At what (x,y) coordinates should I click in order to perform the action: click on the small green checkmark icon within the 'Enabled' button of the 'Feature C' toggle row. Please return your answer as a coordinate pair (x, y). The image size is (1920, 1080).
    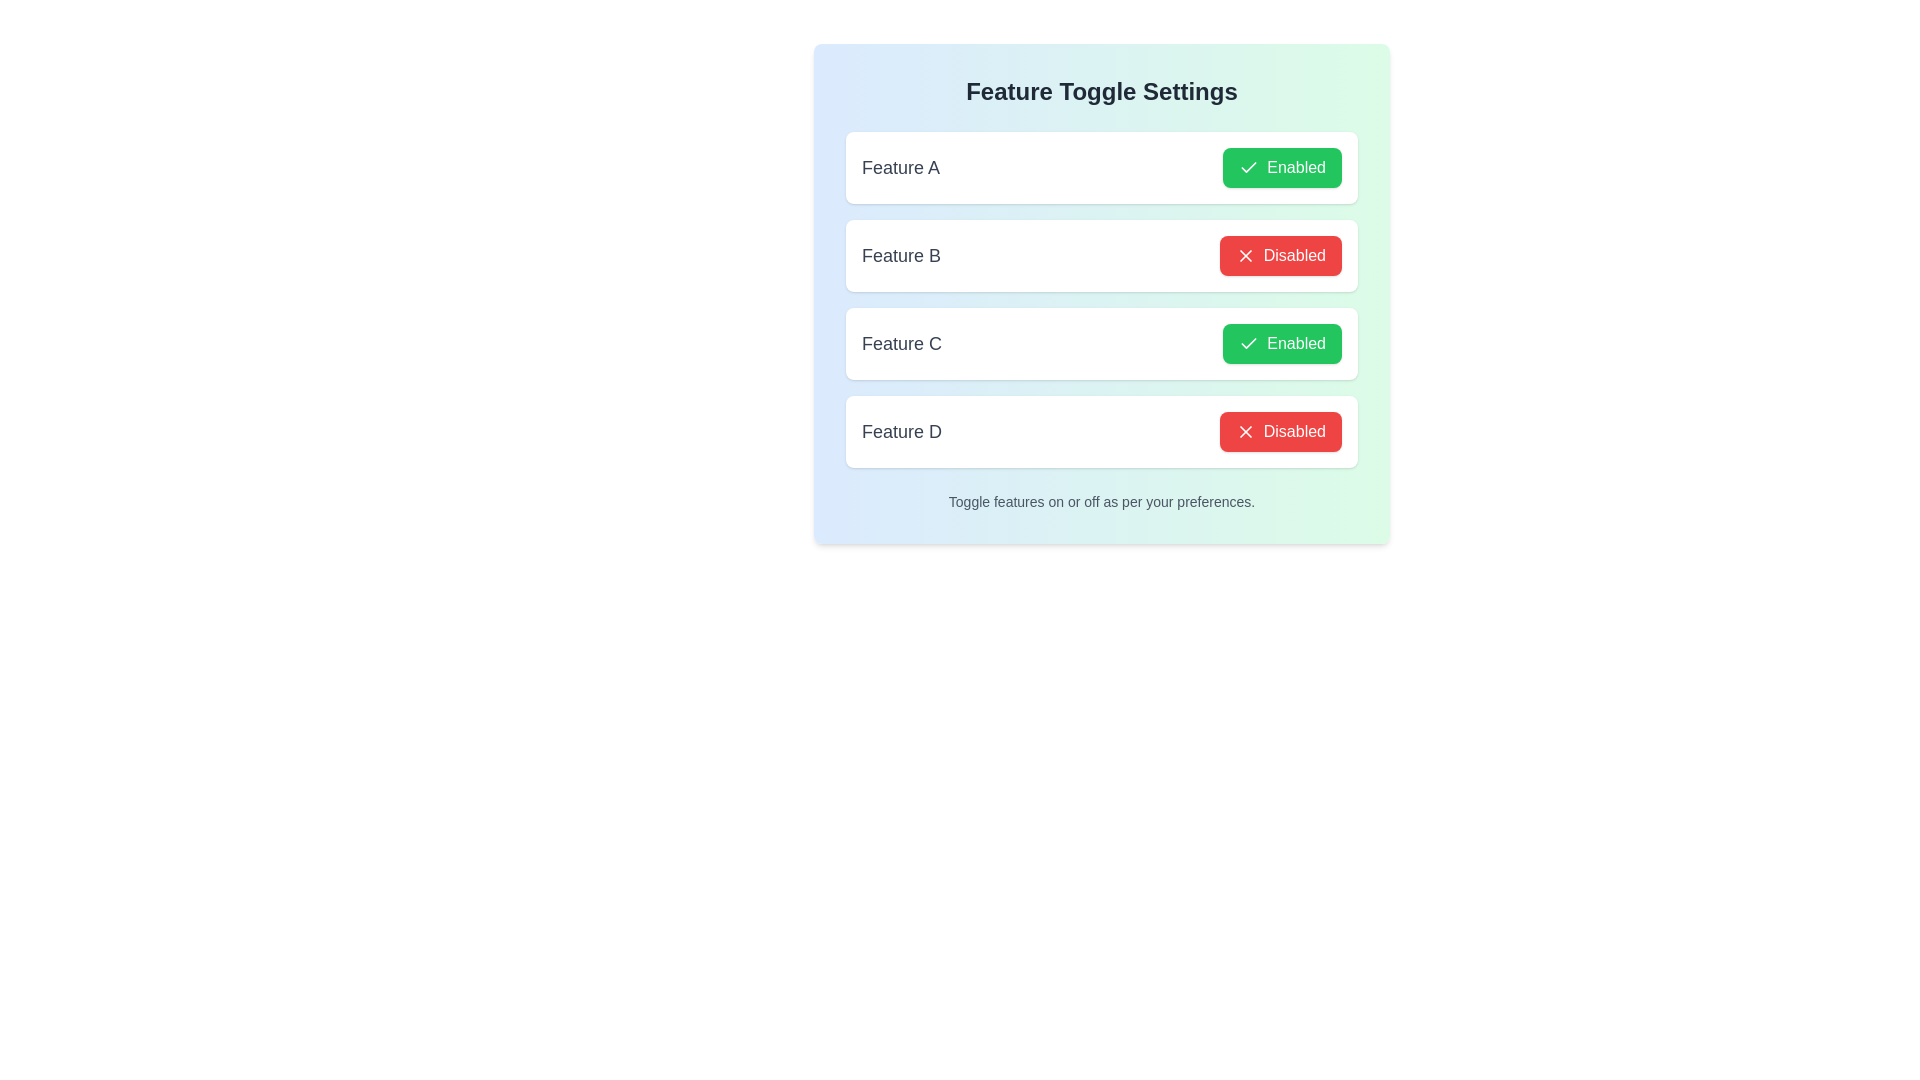
    Looking at the image, I should click on (1248, 342).